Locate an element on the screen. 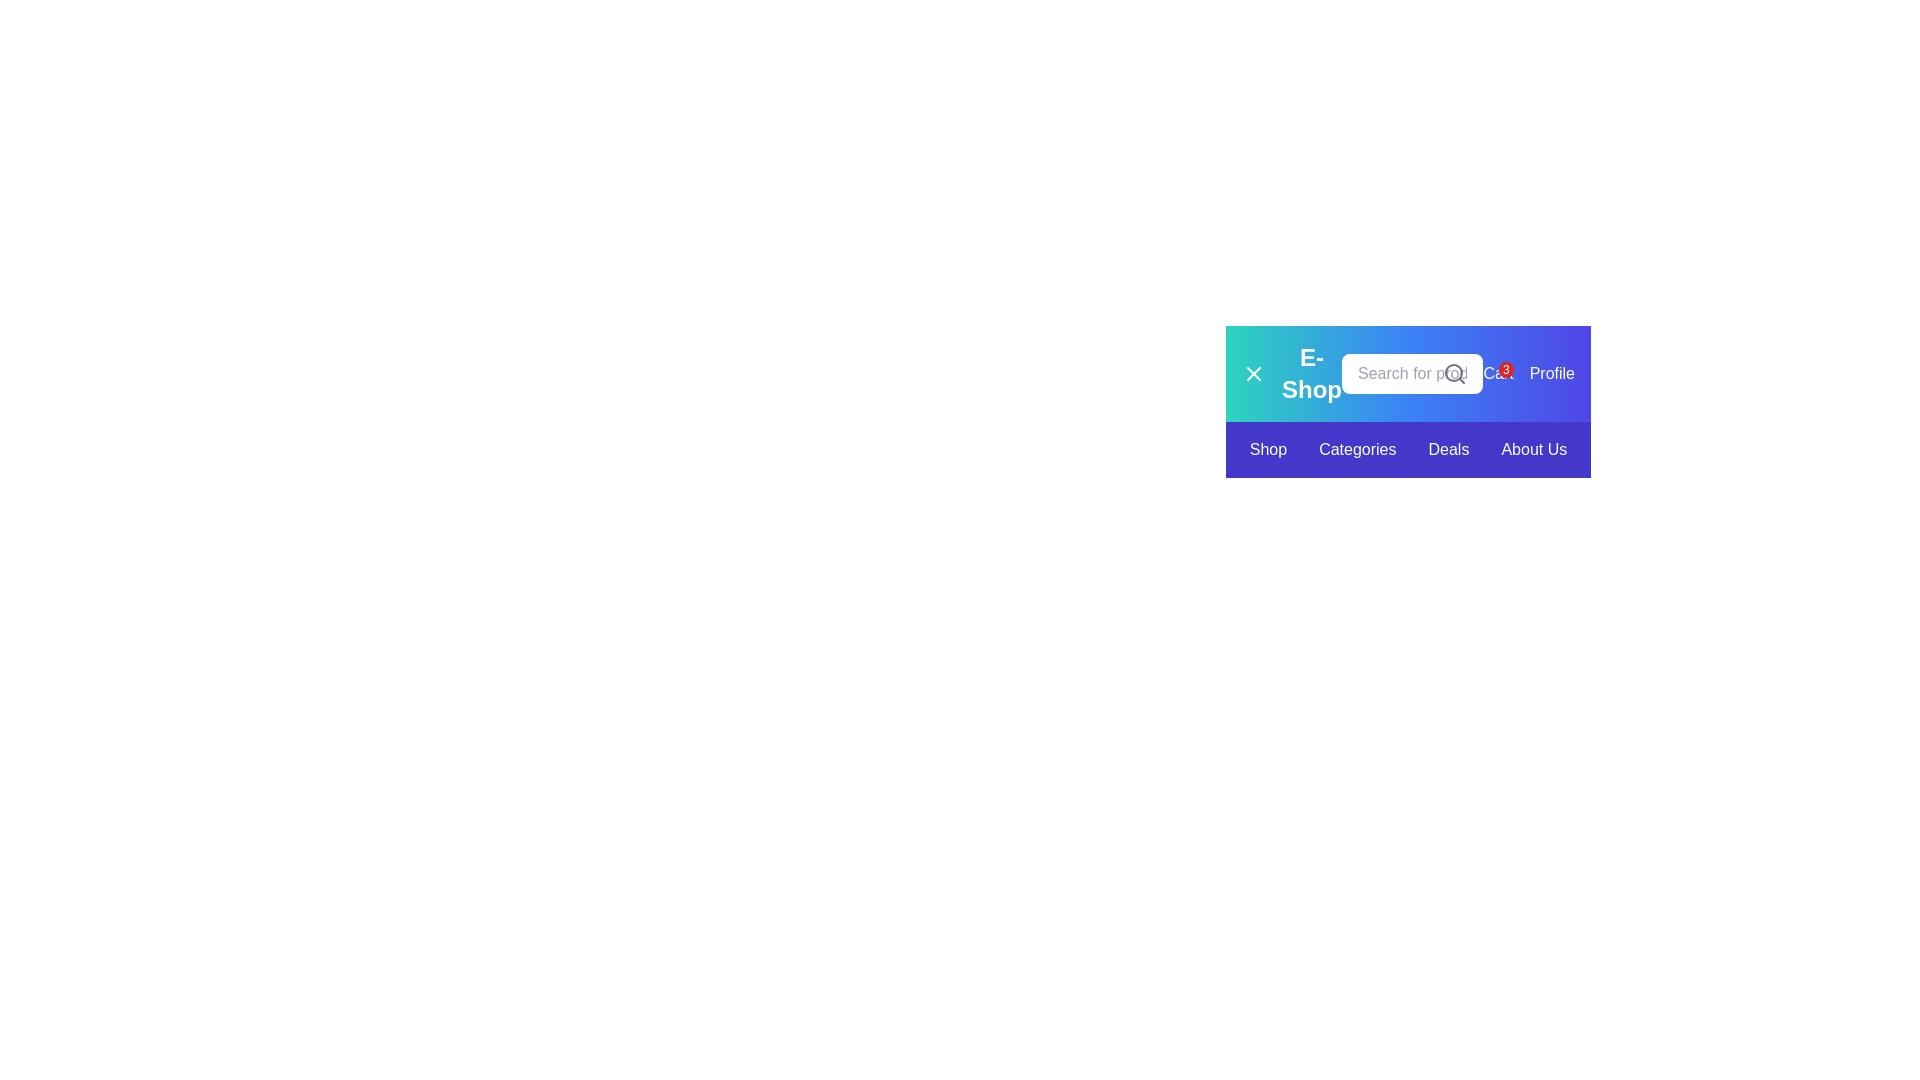  the third link in the horizontal menu bar labeled 'Deals' is located at coordinates (1449, 450).